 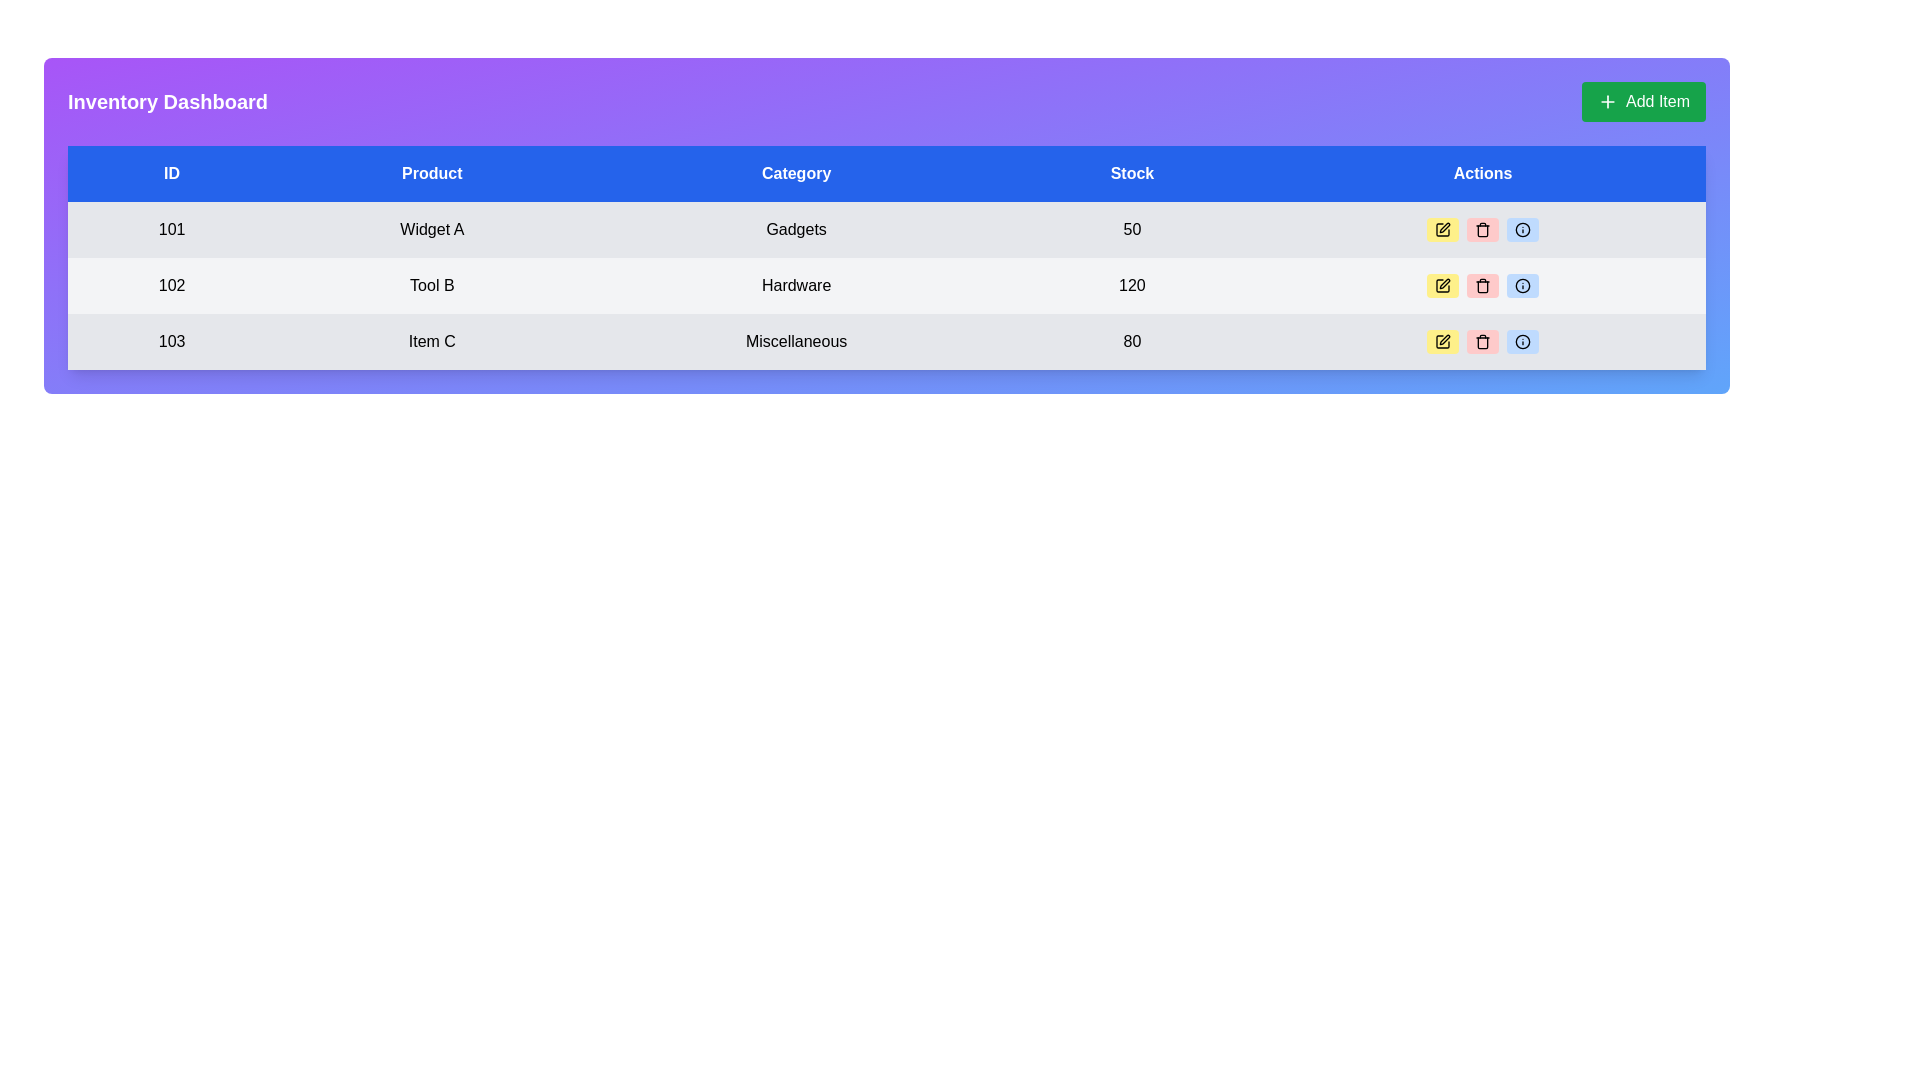 What do you see at coordinates (795, 285) in the screenshot?
I see `the table cell displaying the category 'Hardware' for the product 'Tool B' in the third column of the data table` at bounding box center [795, 285].